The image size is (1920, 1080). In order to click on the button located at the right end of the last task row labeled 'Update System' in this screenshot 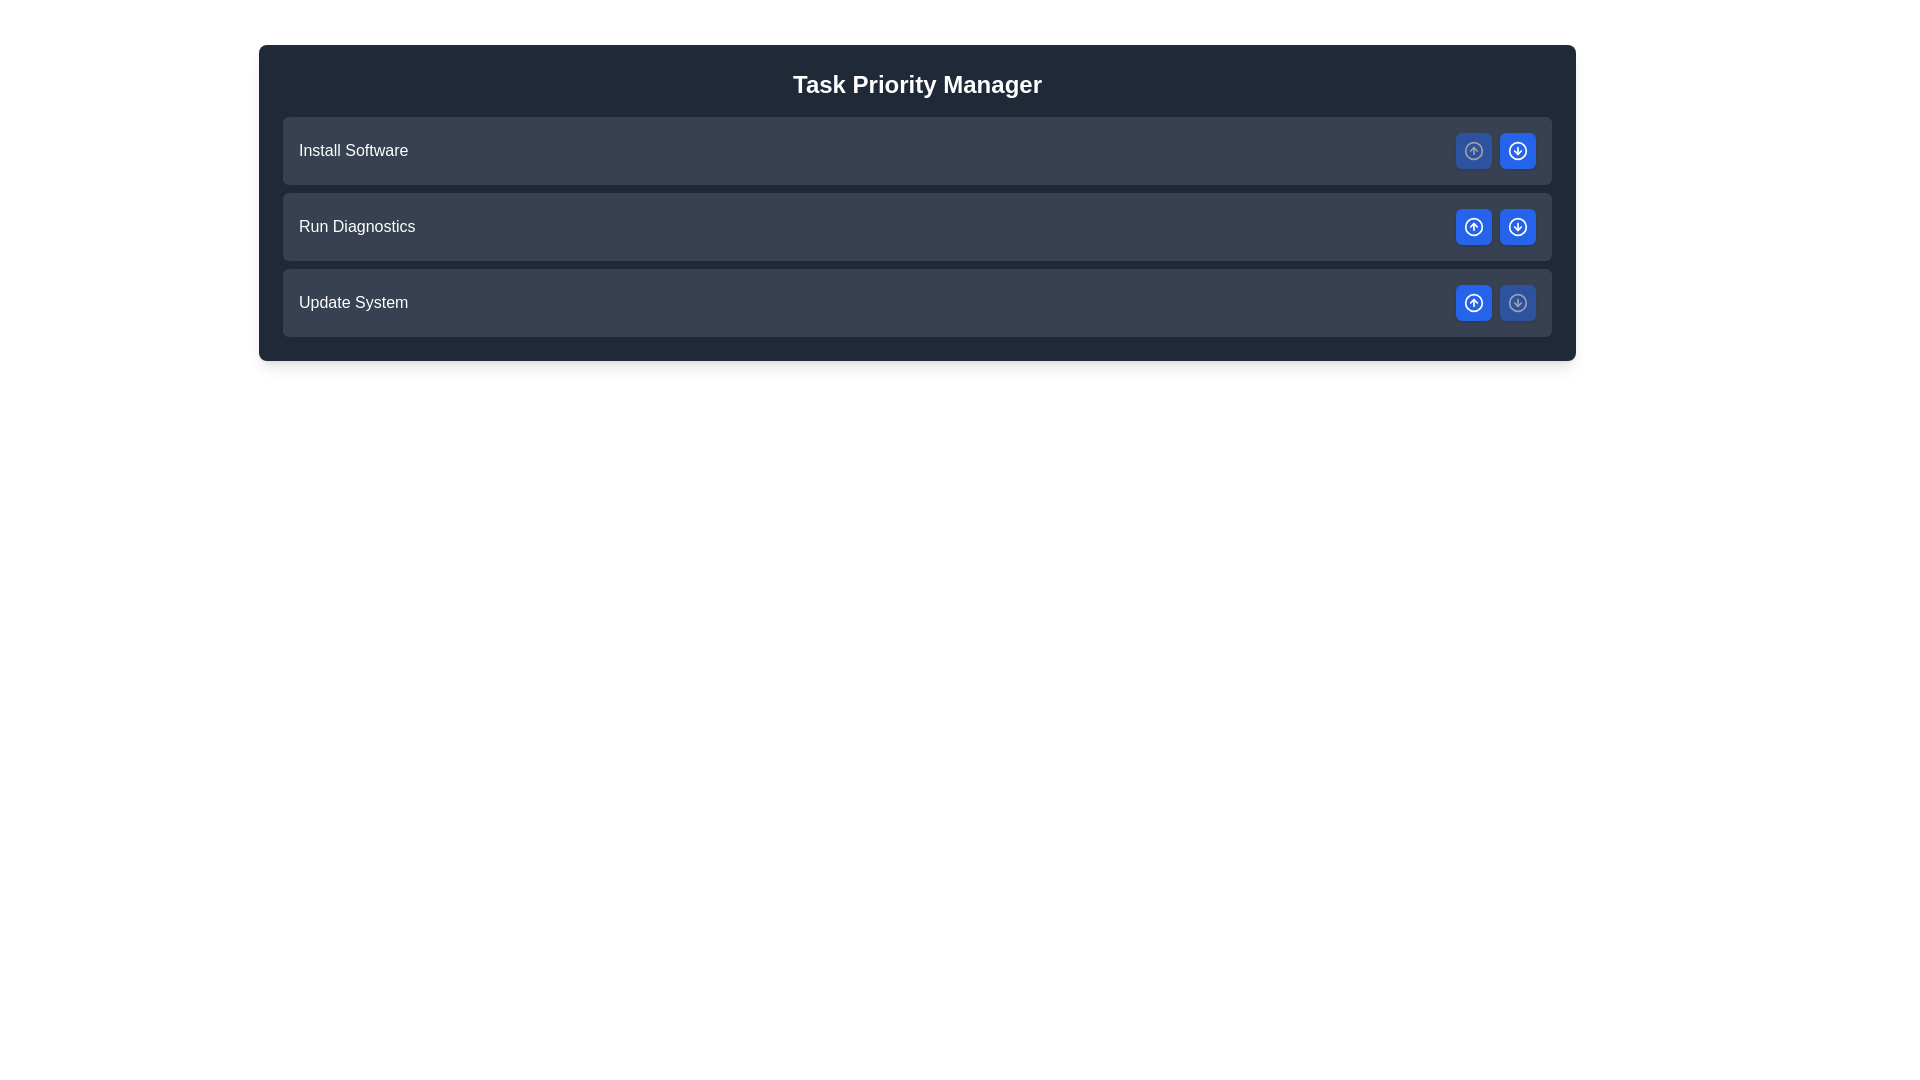, I will do `click(1517, 303)`.